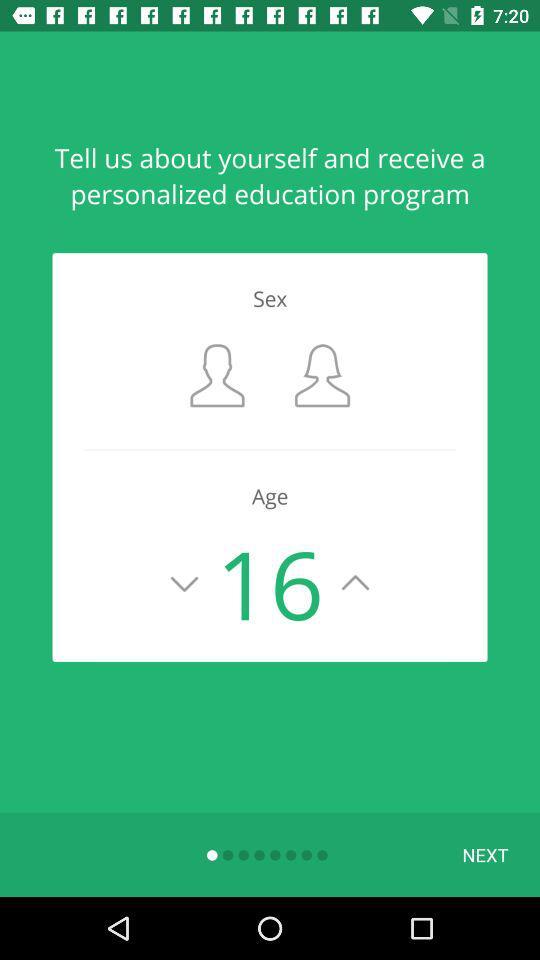  What do you see at coordinates (322, 374) in the screenshot?
I see `the item below sex` at bounding box center [322, 374].